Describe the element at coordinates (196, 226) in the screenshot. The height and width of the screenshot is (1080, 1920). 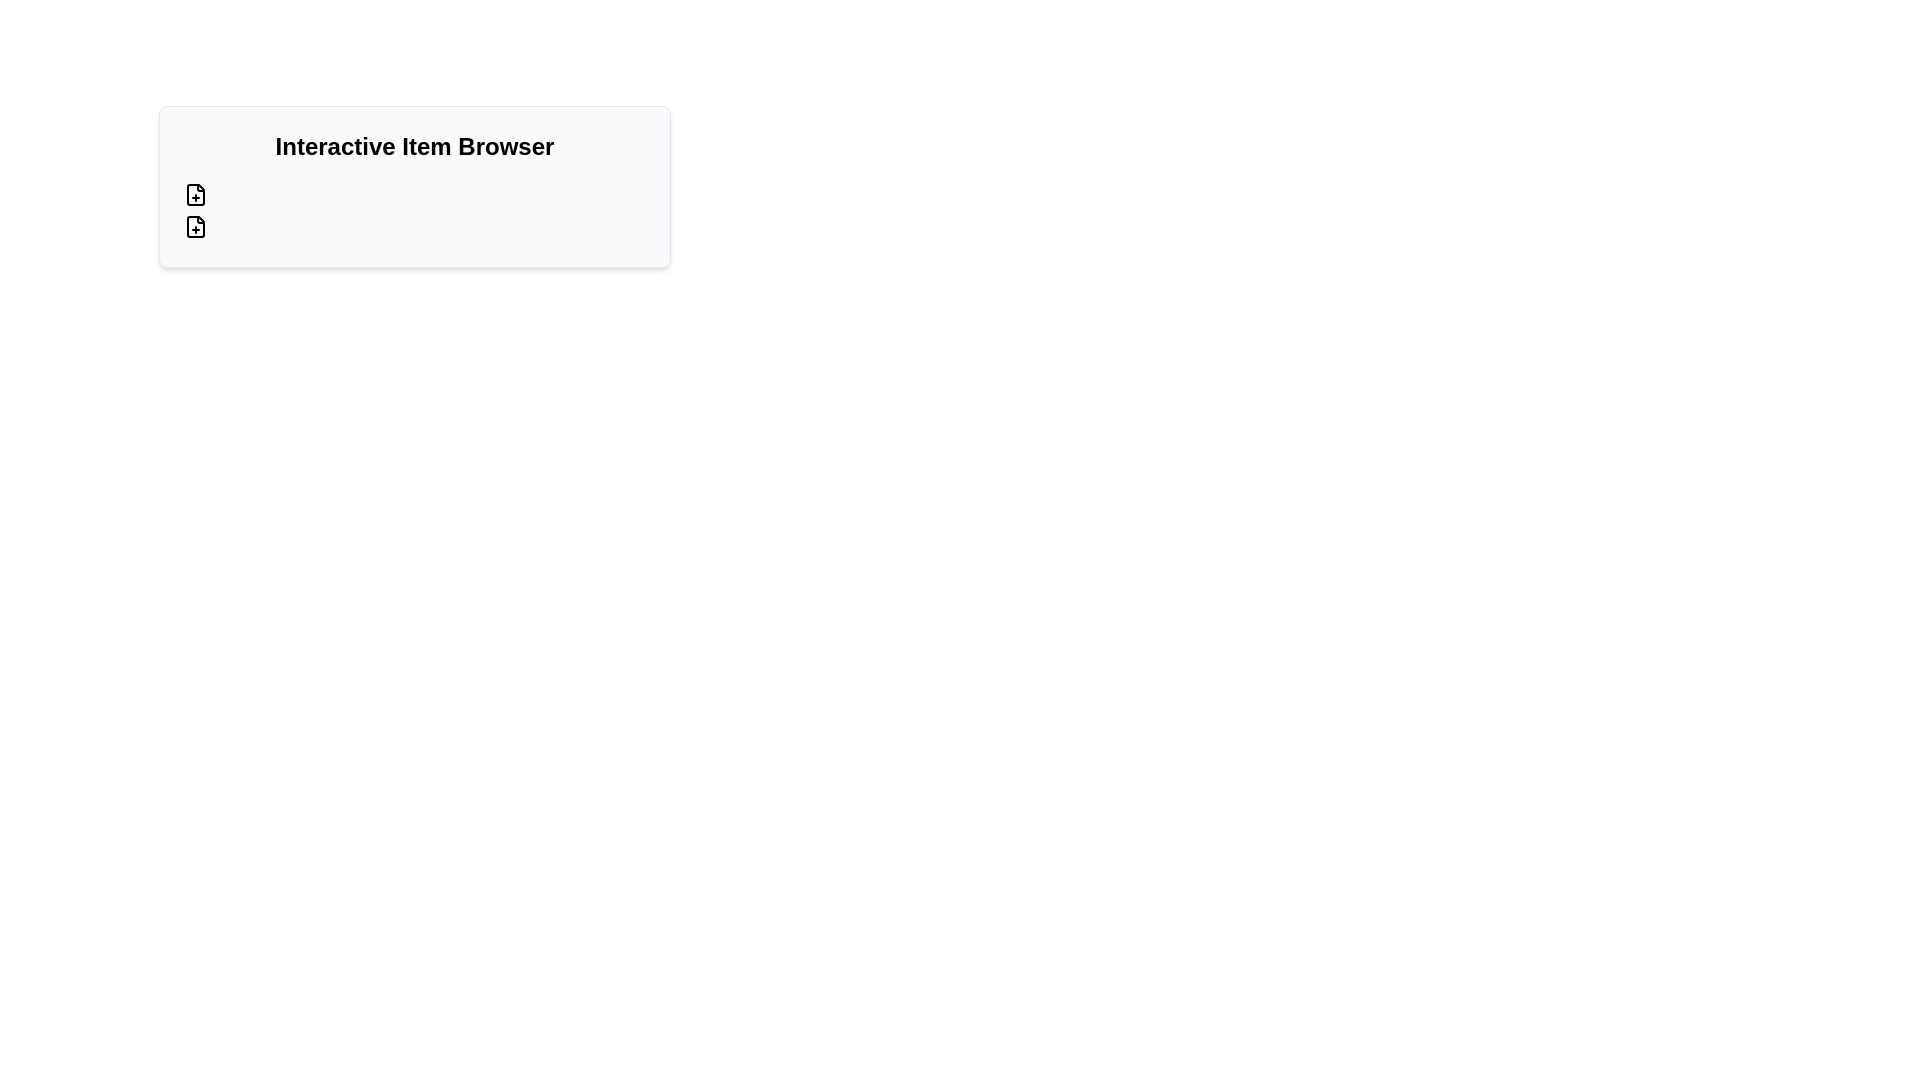
I see `the core rectangular file shape within the SVG component of the second button under the heading 'Interactive Item Browser'` at that location.